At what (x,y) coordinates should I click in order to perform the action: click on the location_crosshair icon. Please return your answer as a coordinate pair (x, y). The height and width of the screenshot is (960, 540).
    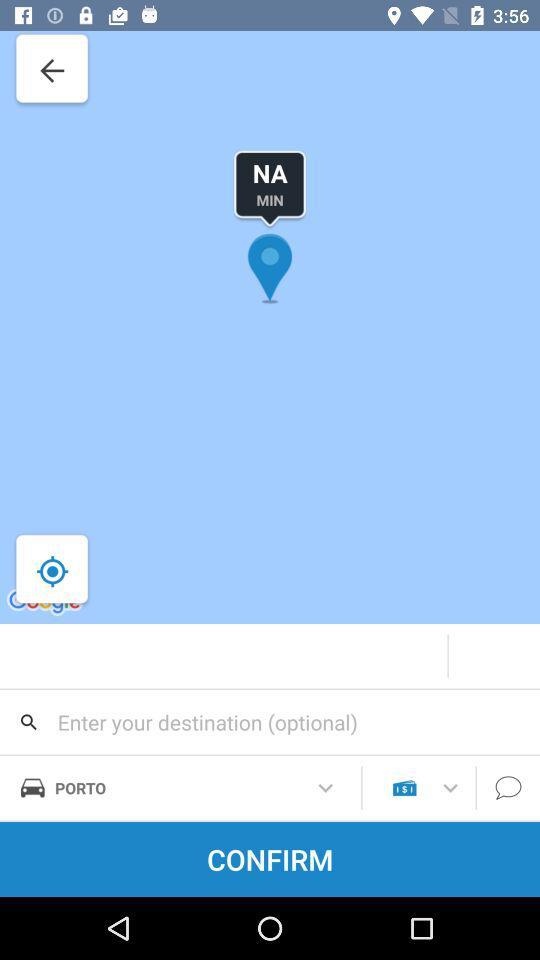
    Looking at the image, I should click on (52, 571).